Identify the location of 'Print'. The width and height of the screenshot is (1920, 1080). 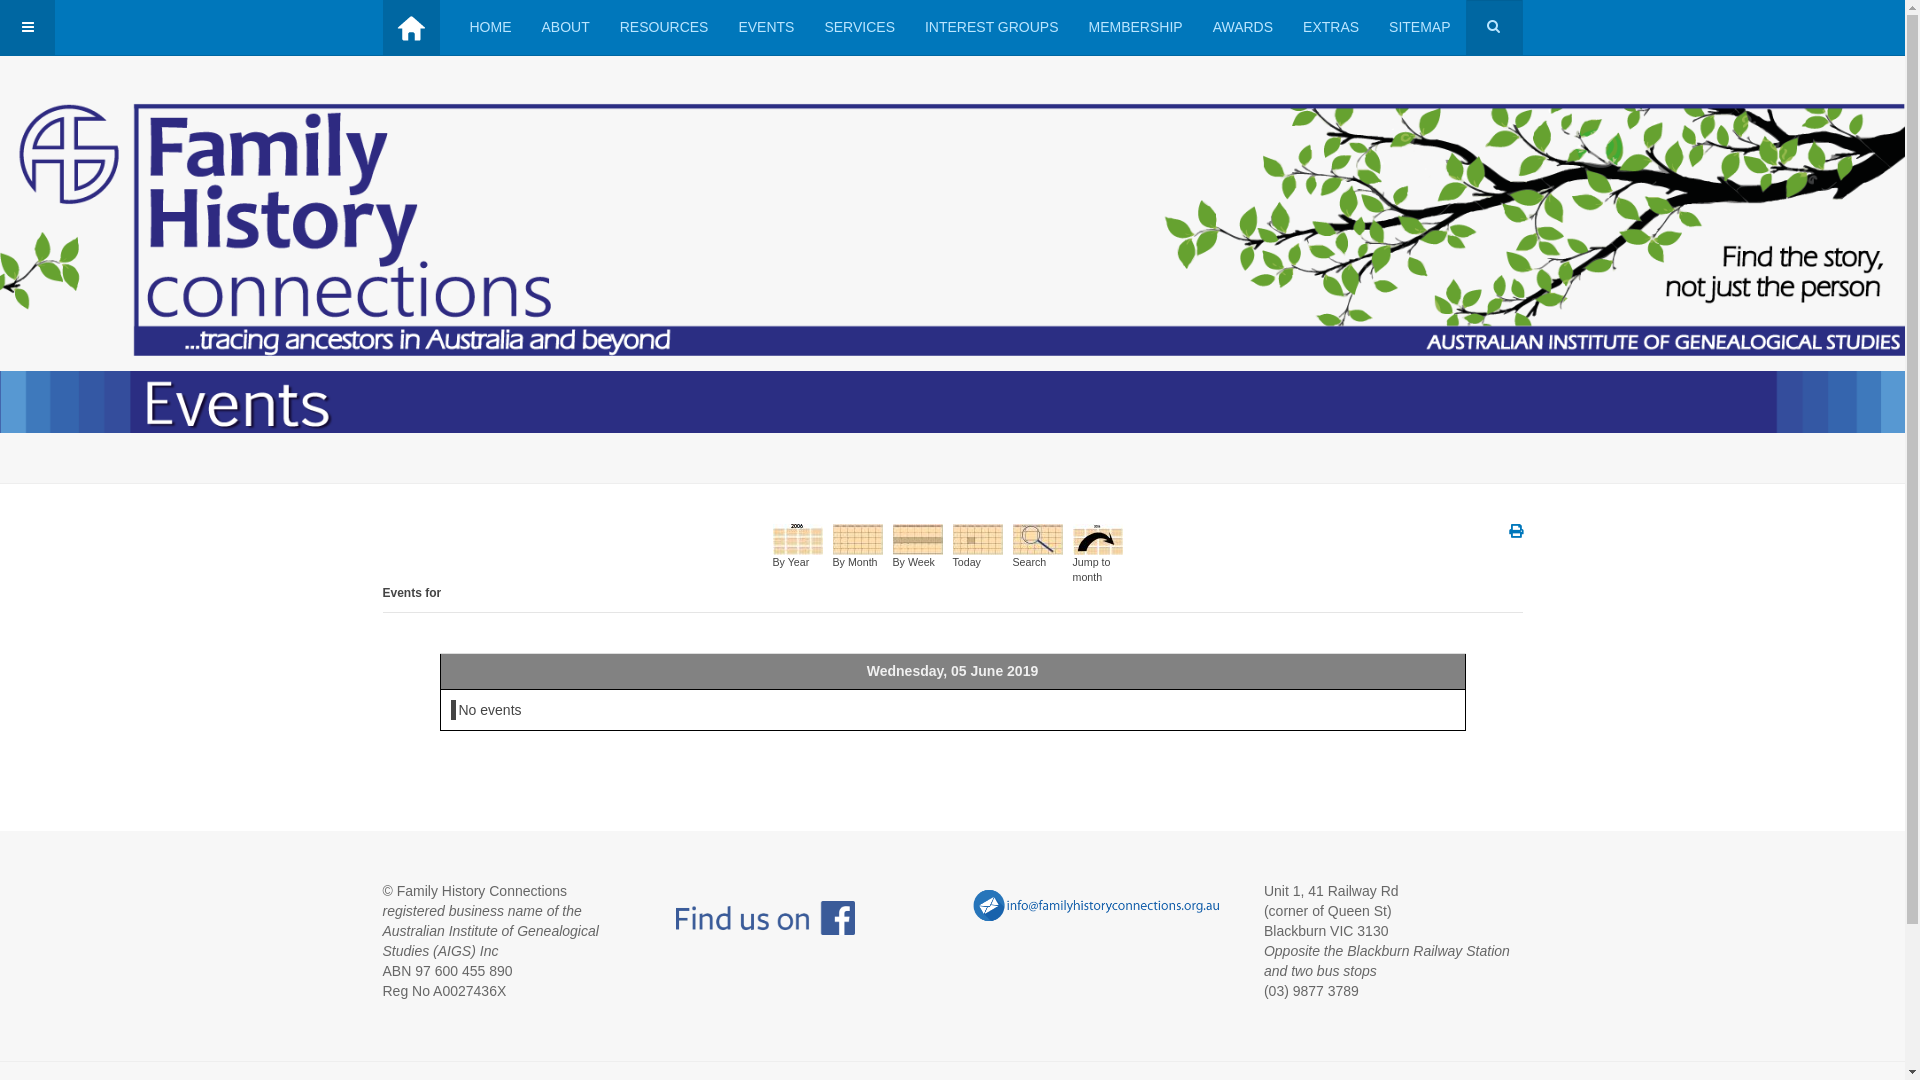
(1515, 530).